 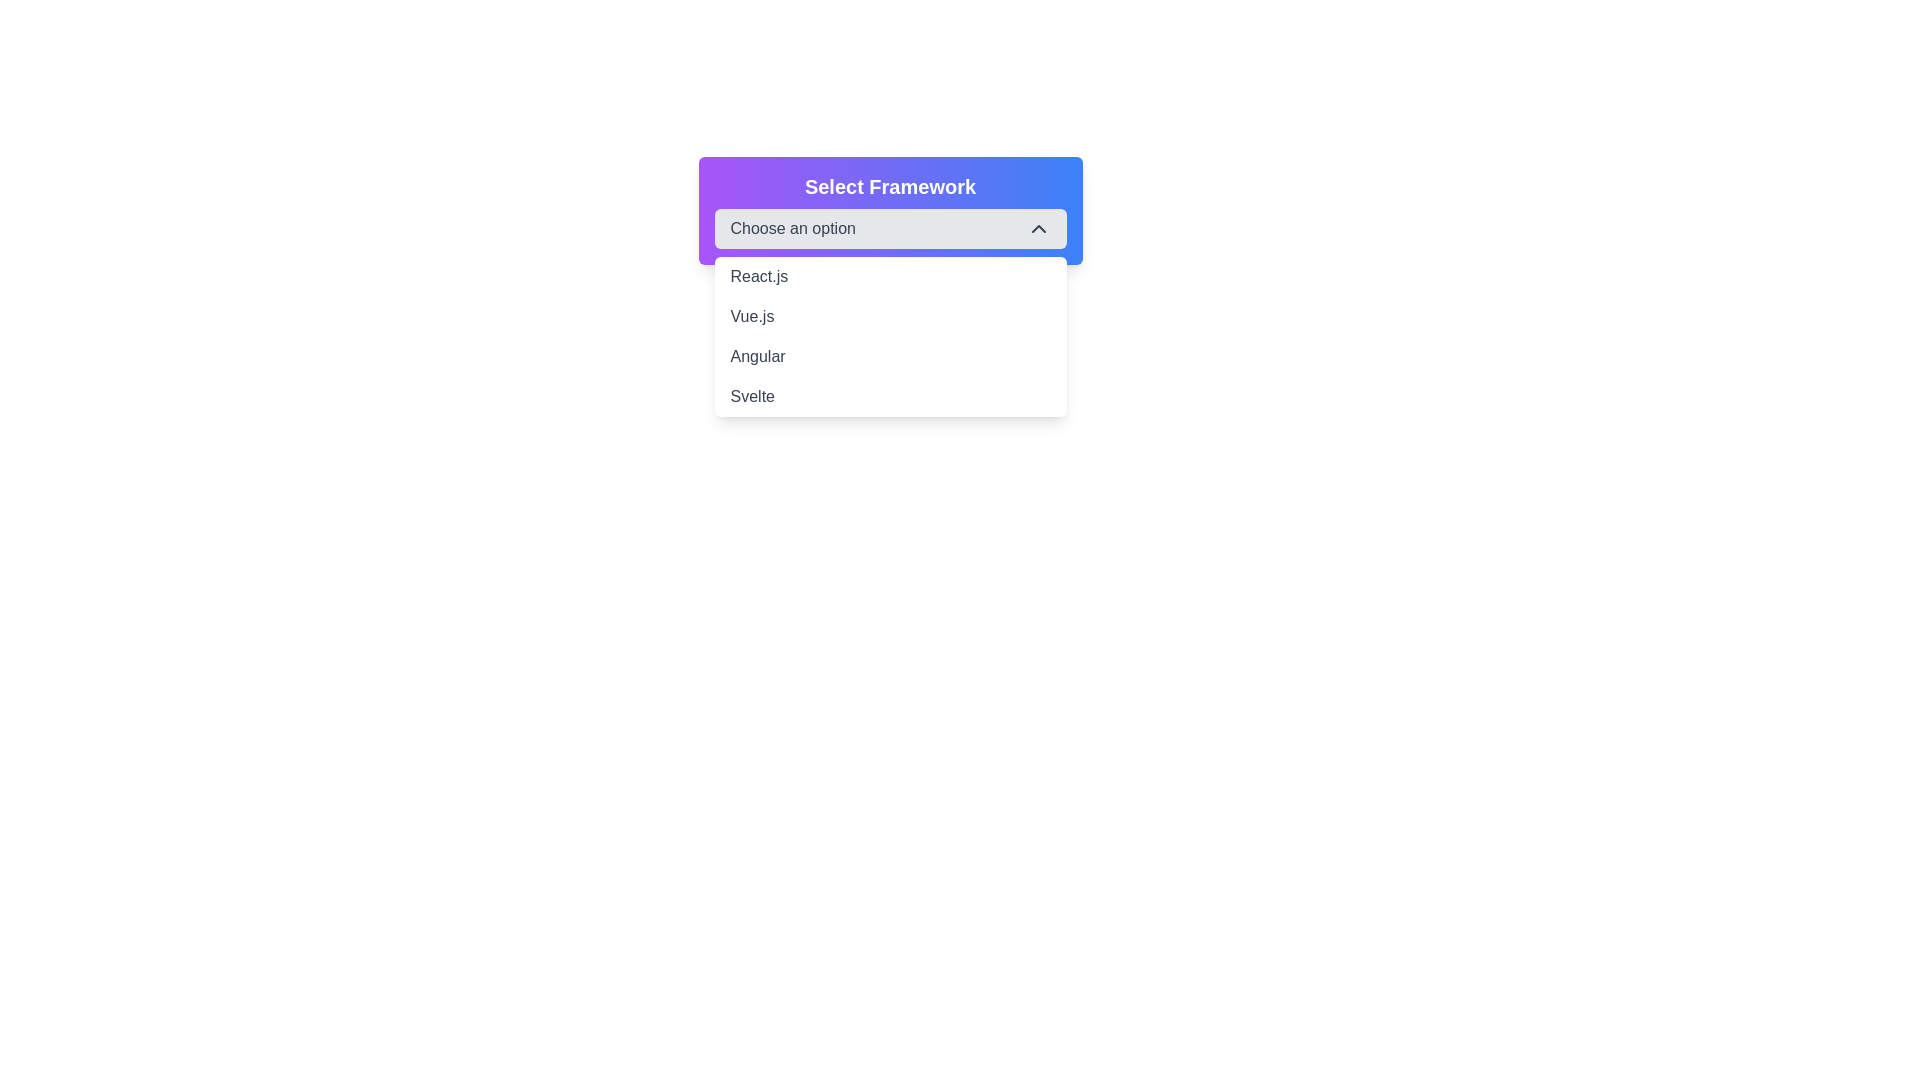 What do you see at coordinates (757, 356) in the screenshot?
I see `the 'Angular' option in the 'Select Framework' dropdown menu` at bounding box center [757, 356].